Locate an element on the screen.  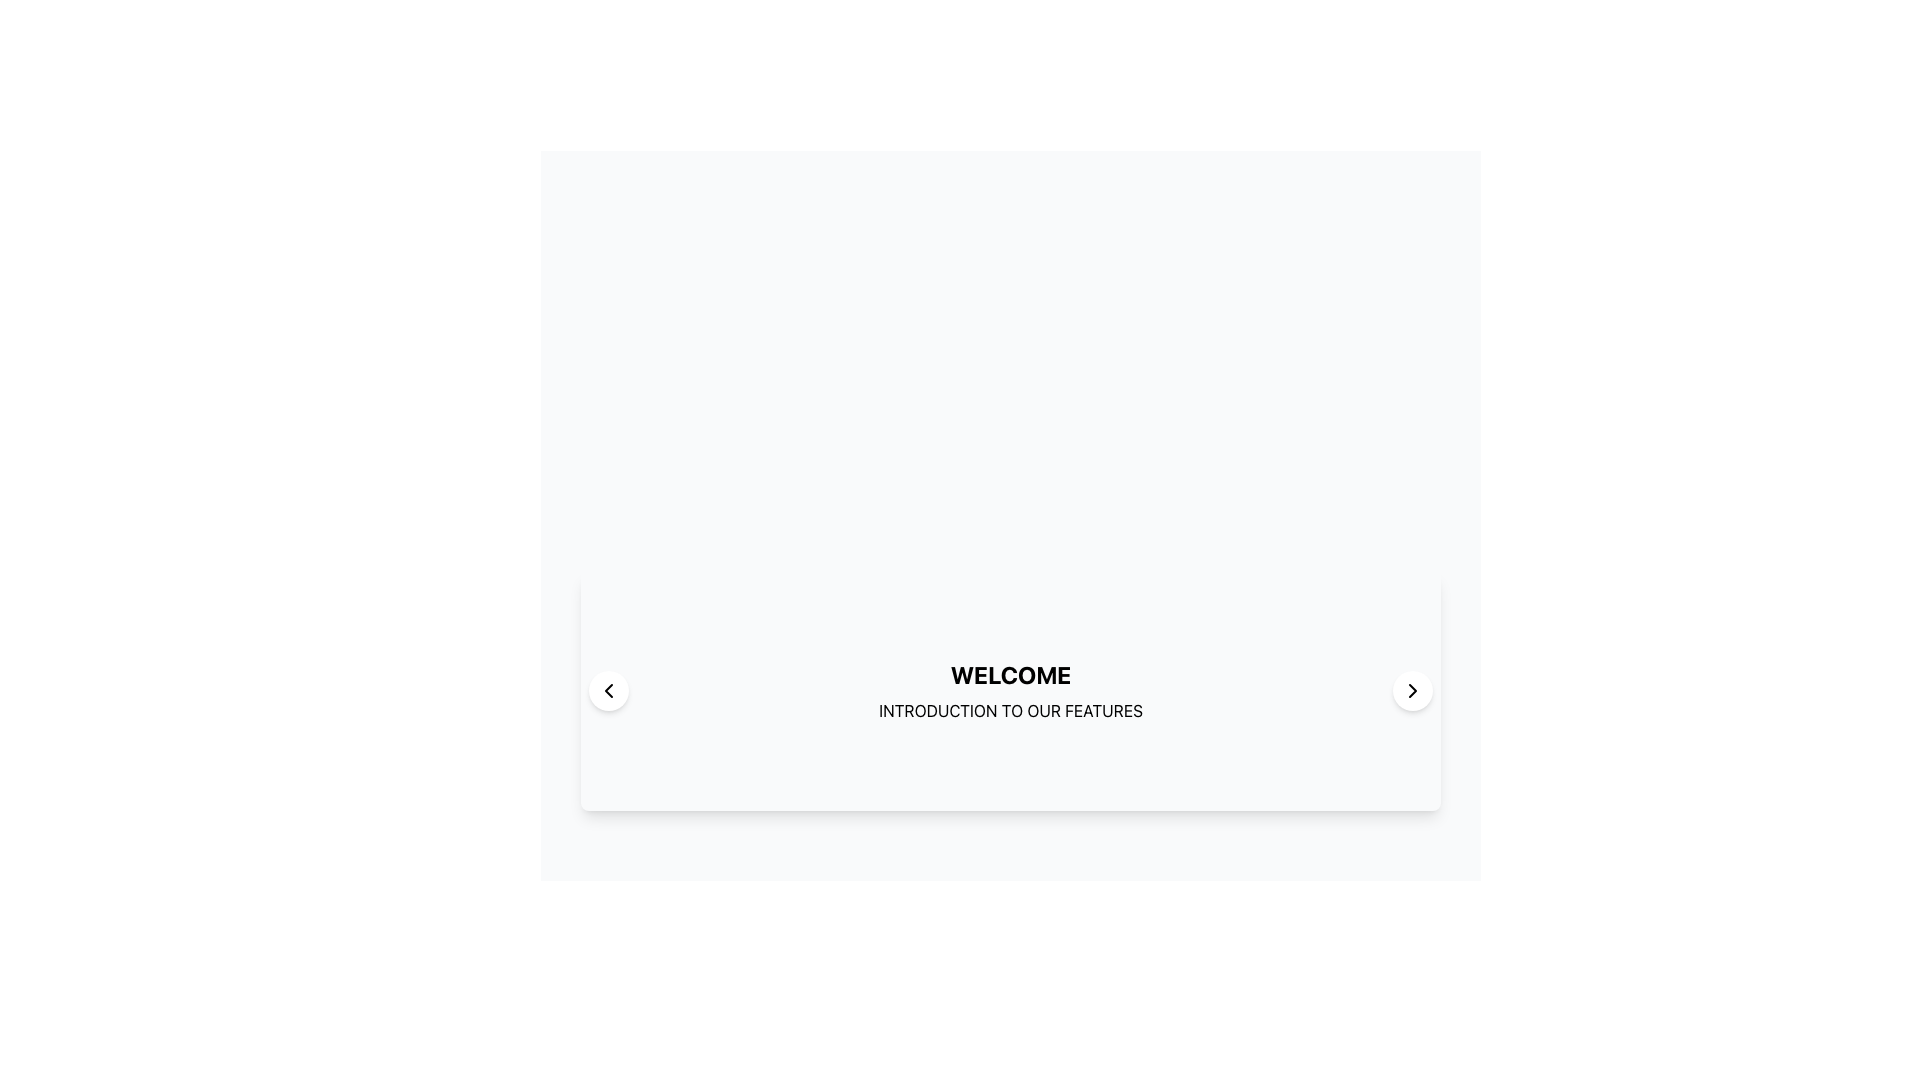
the circular navigation button with a rightward arrow is located at coordinates (1411, 689).